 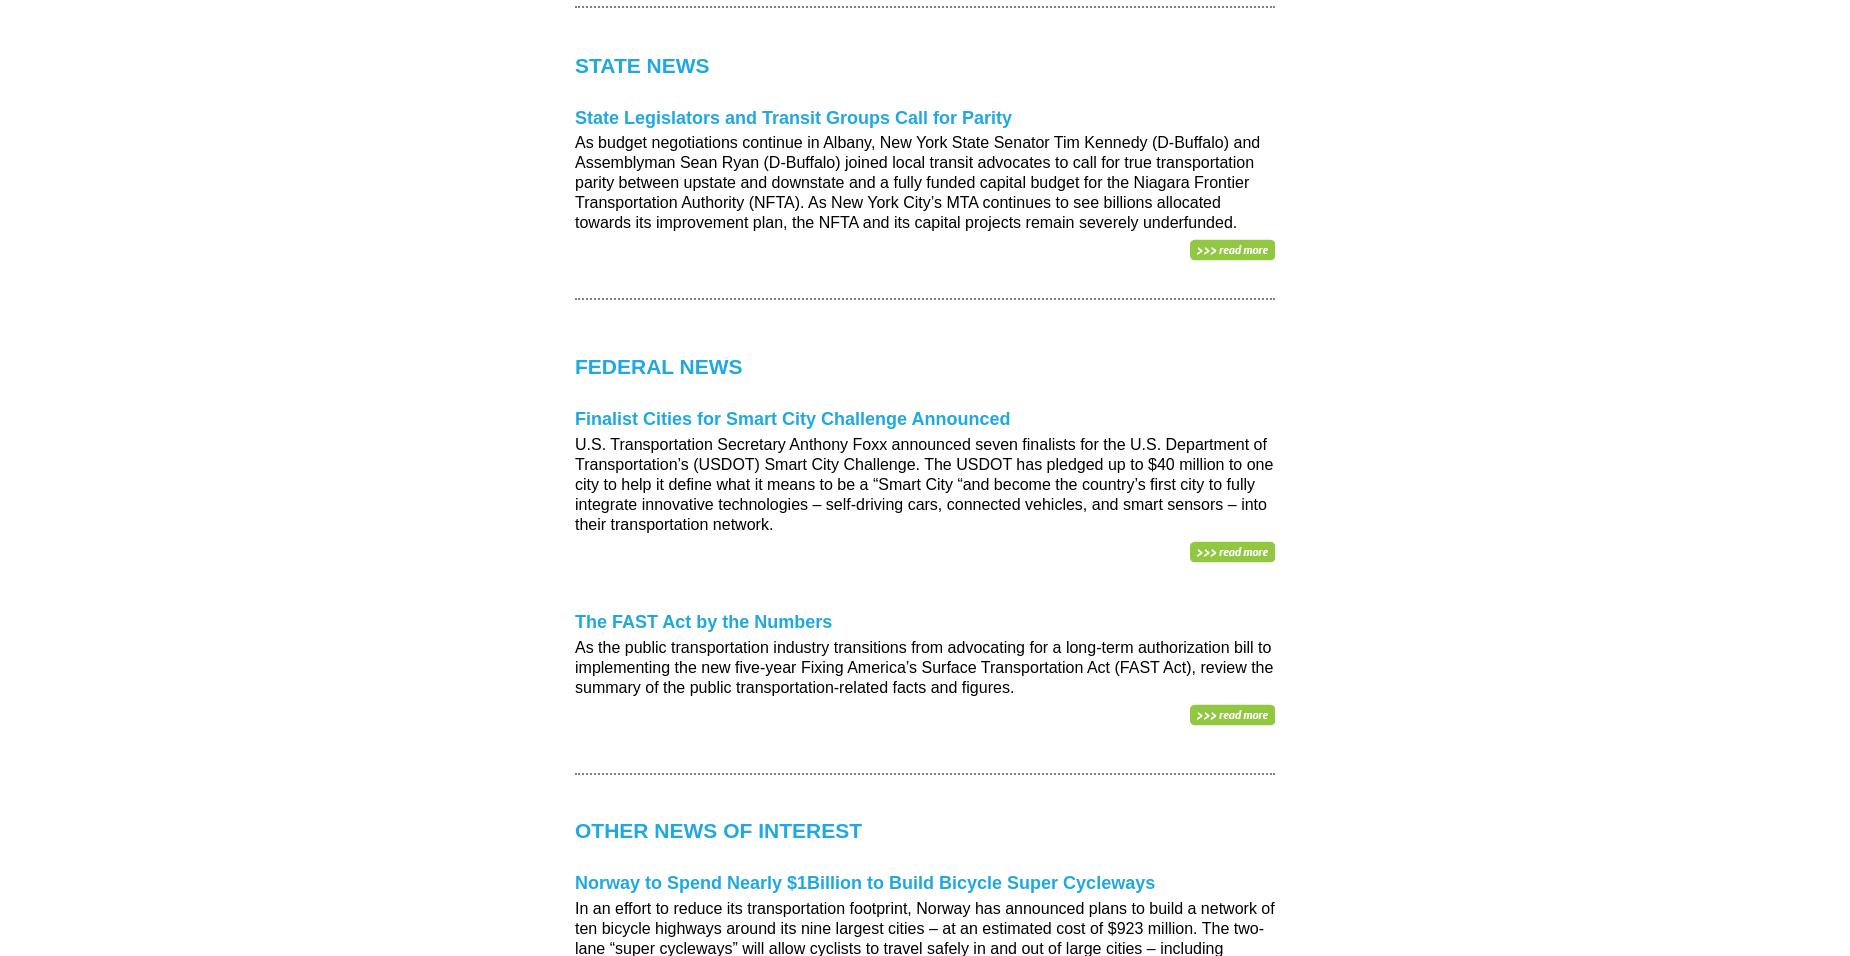 What do you see at coordinates (574, 116) in the screenshot?
I see `'State Legislators and Transit Groups Call for Parity'` at bounding box center [574, 116].